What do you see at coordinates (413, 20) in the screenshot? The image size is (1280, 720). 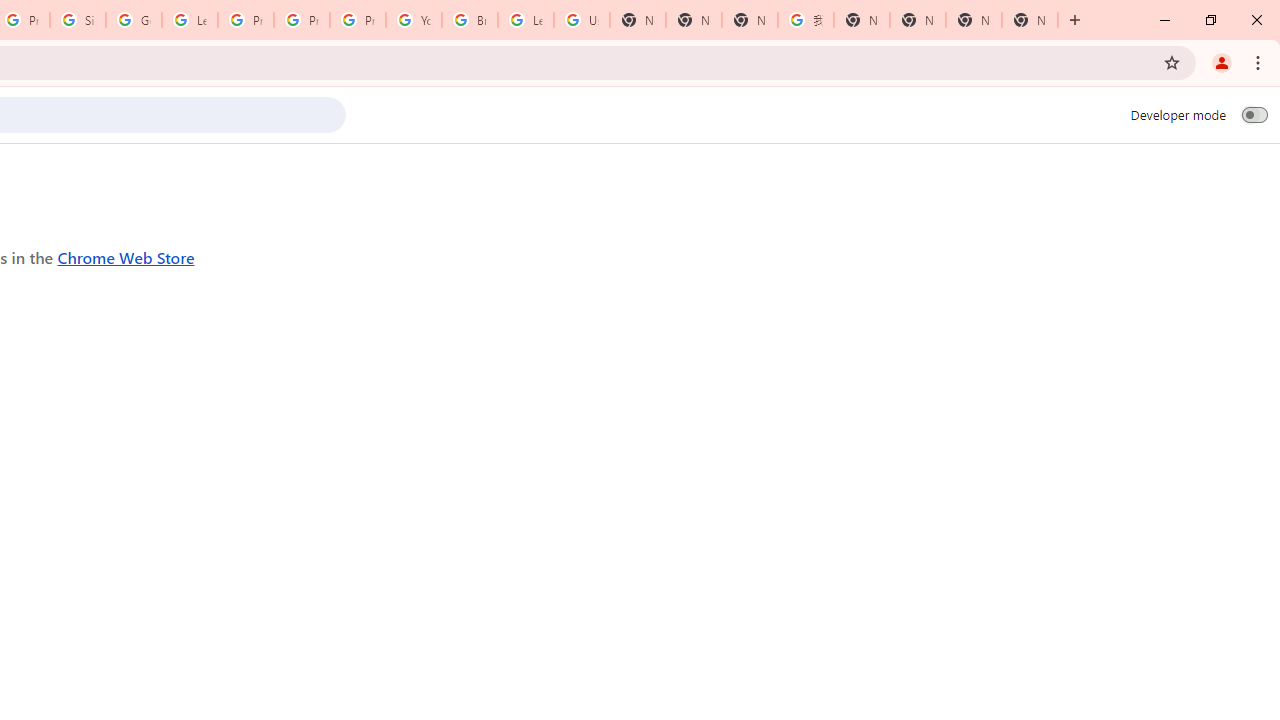 I see `'YouTube'` at bounding box center [413, 20].